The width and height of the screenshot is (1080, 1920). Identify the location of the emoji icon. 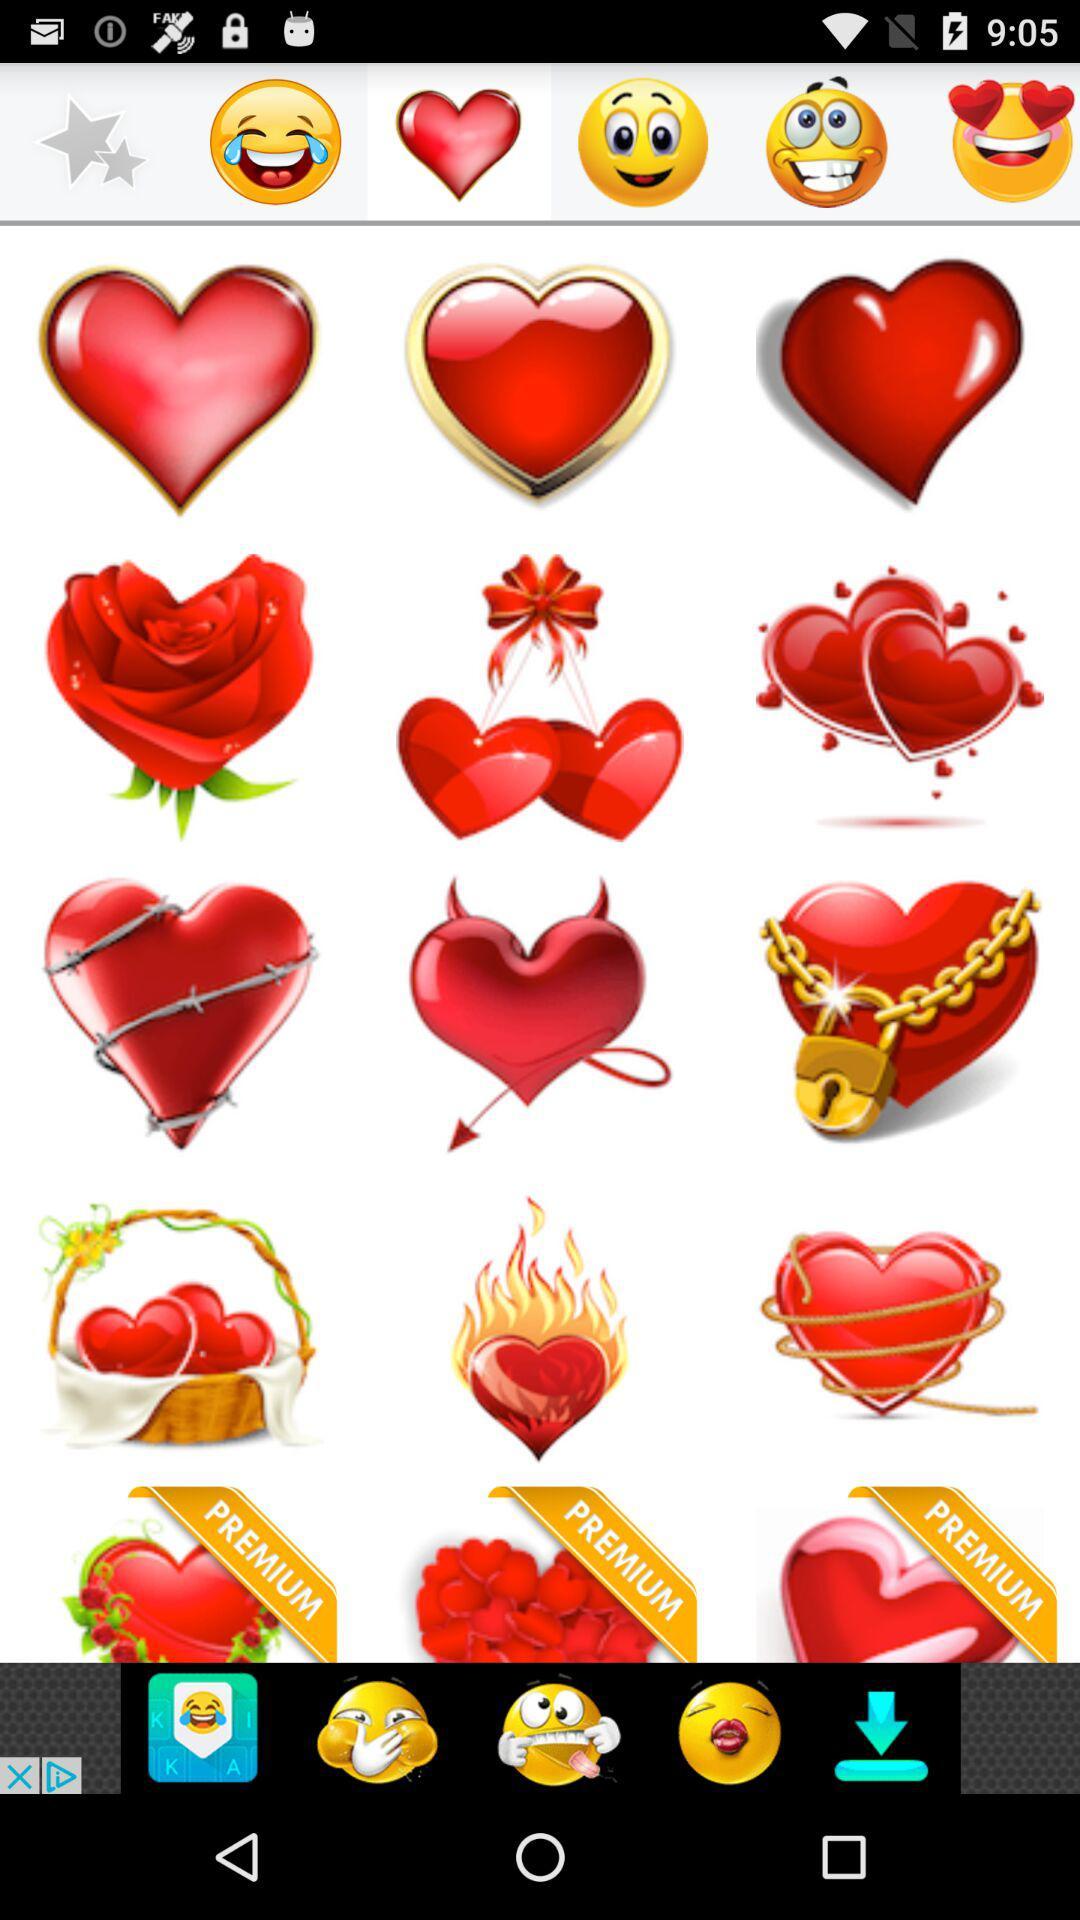
(1010, 151).